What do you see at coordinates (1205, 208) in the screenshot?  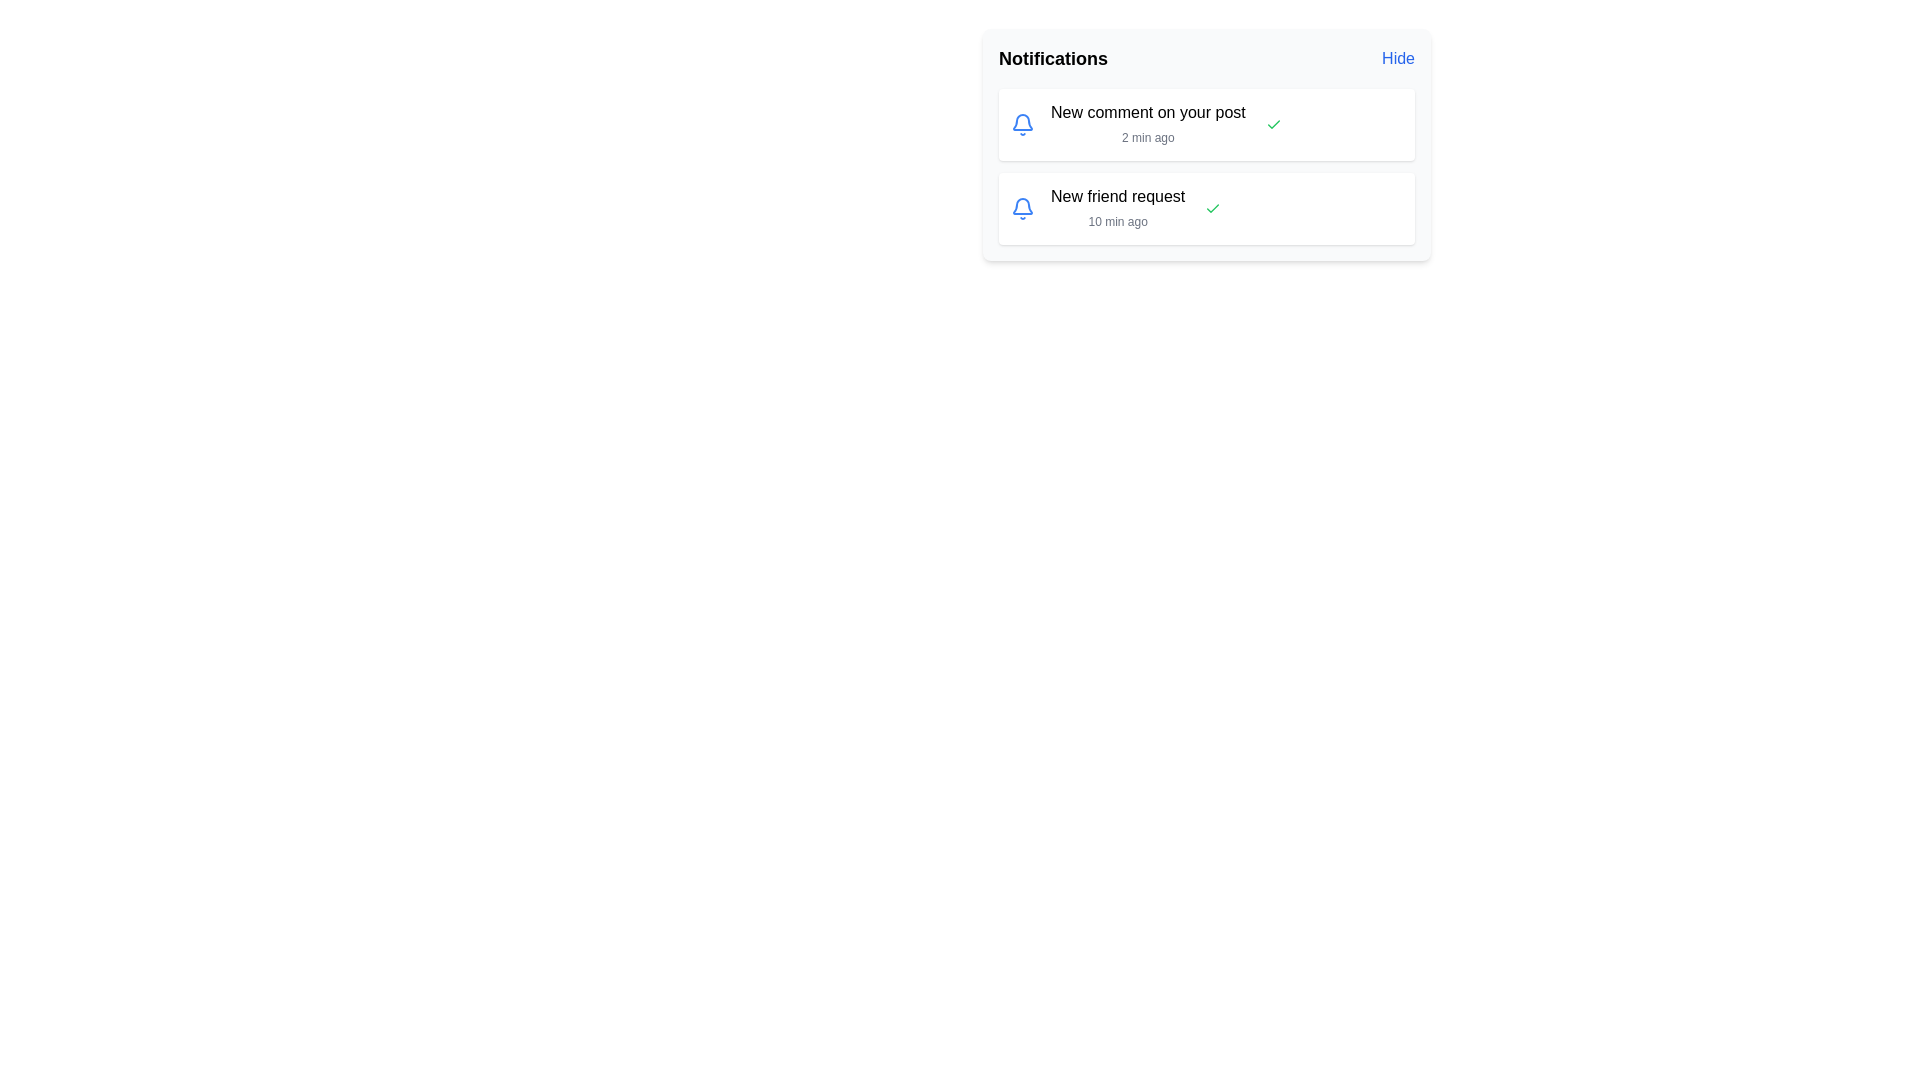 I see `the second notification entry in the notifications list, which contains a bell icon, the text 'New friend request', and a green checkmark icon` at bounding box center [1205, 208].